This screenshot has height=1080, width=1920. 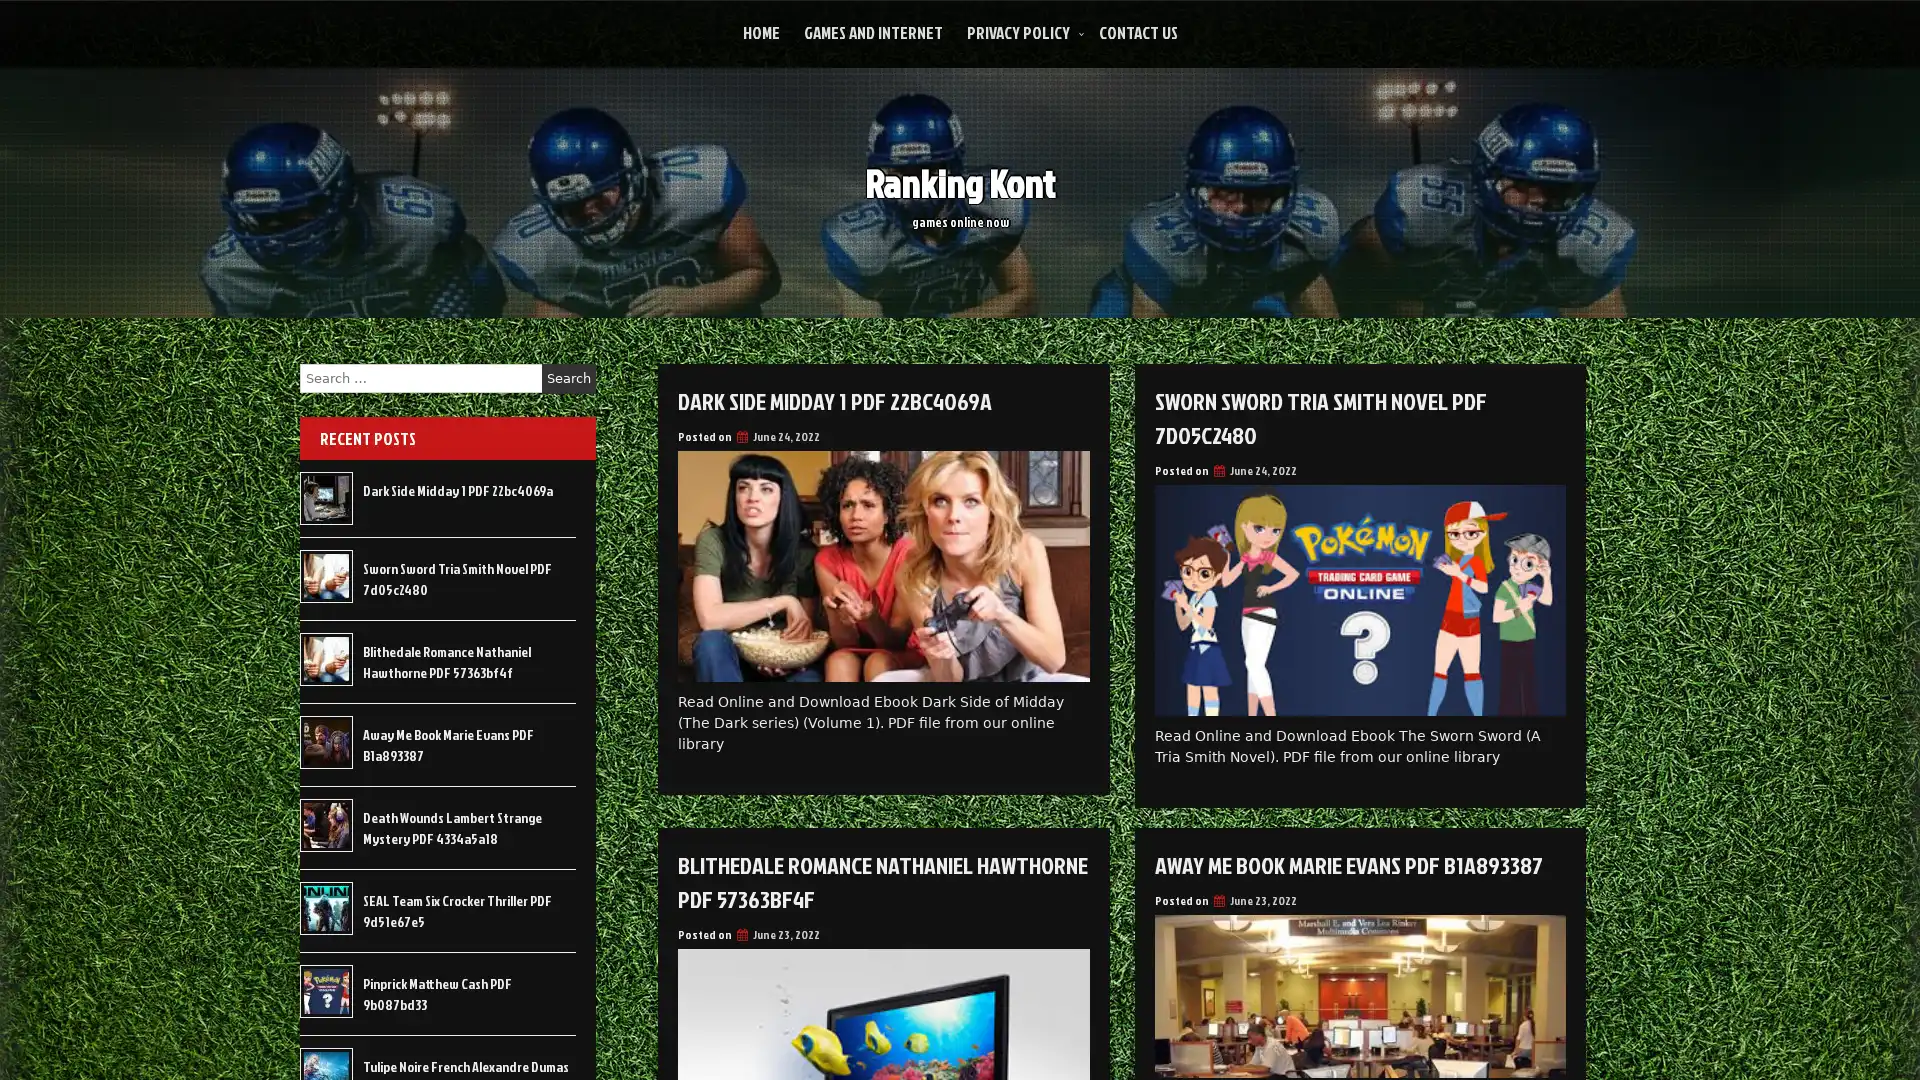 What do you see at coordinates (568, 378) in the screenshot?
I see `Search` at bounding box center [568, 378].